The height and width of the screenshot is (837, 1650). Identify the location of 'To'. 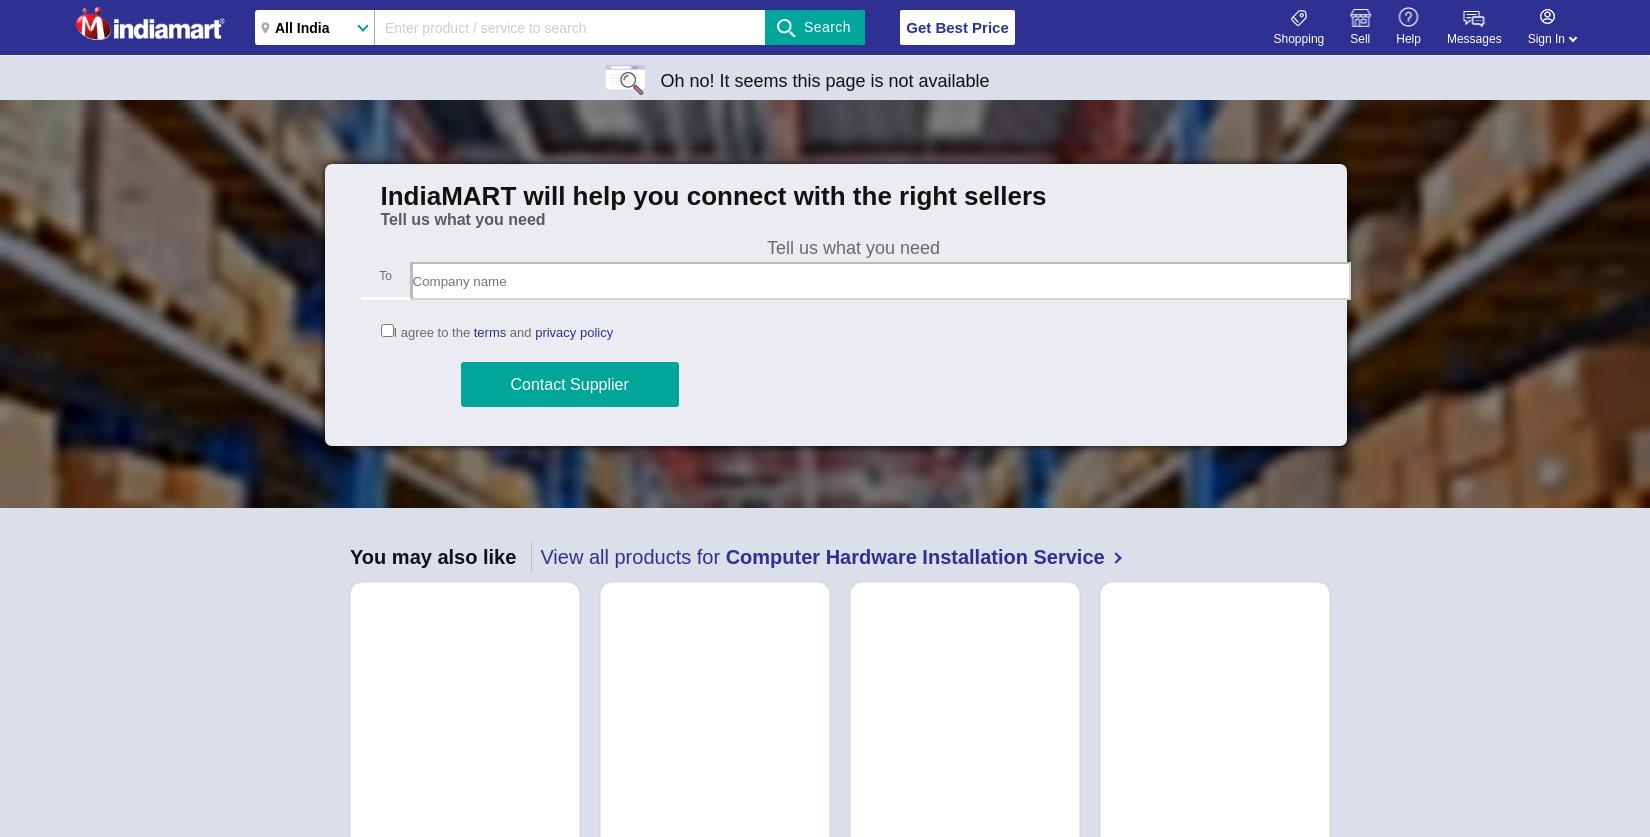
(384, 274).